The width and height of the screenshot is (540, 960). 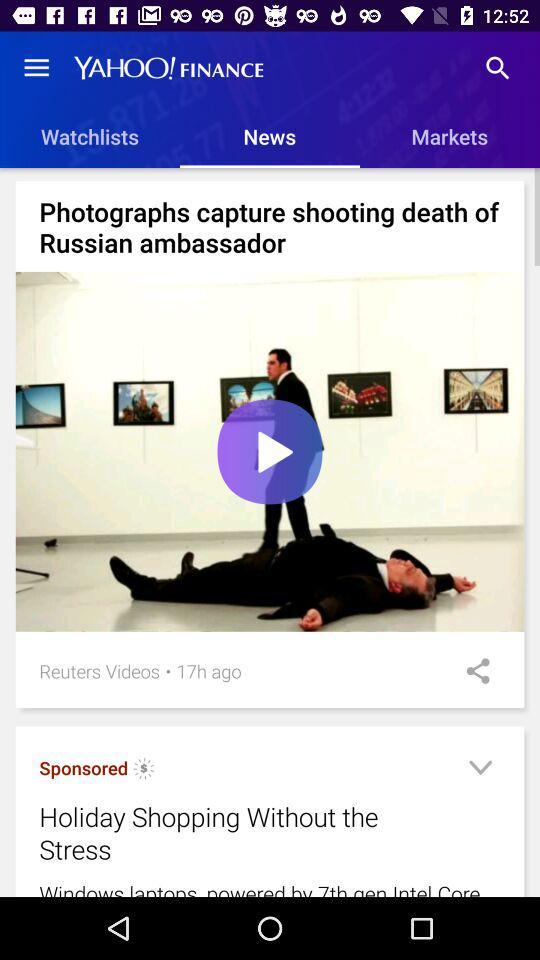 What do you see at coordinates (143, 770) in the screenshot?
I see `the item below reuters videos icon` at bounding box center [143, 770].